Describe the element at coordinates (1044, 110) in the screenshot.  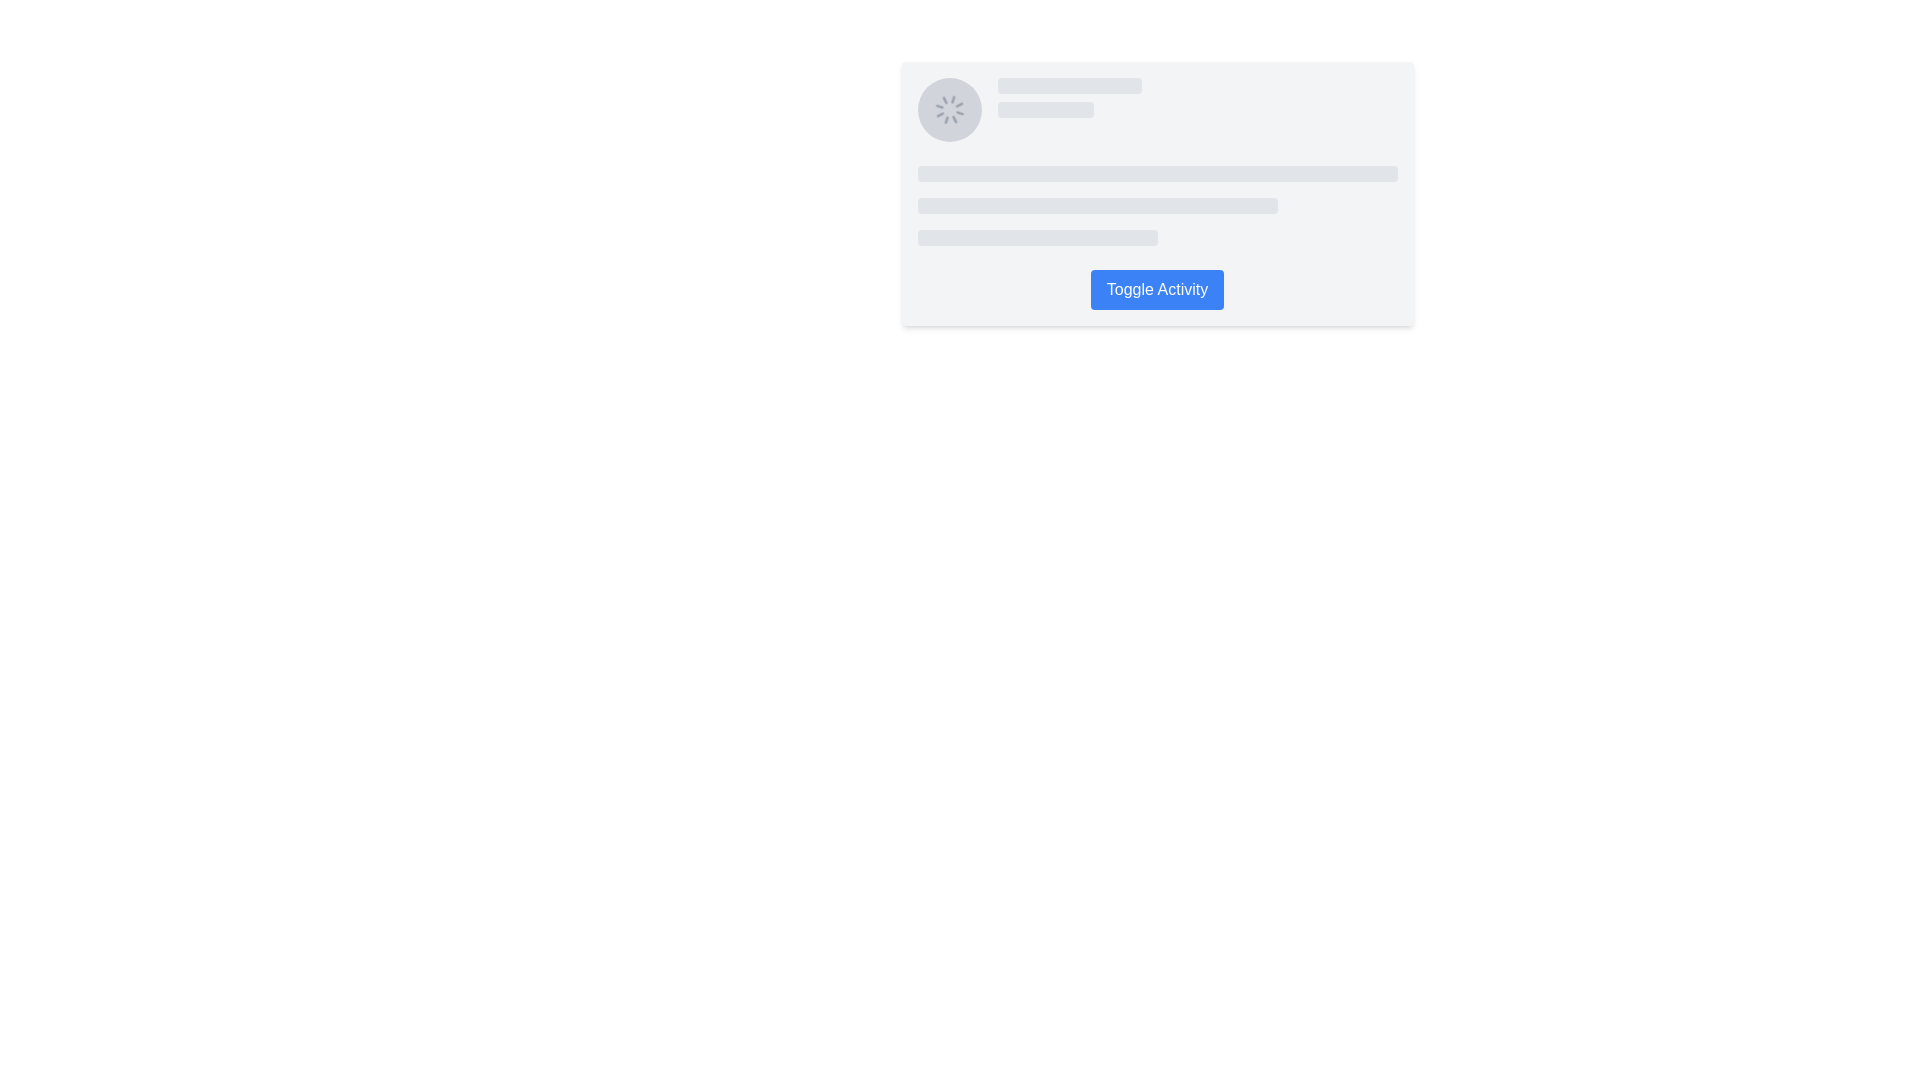
I see `the horizontal bar with rounded corners that serves as a placeholder indicator or loading animation, located beneath a wider bar in the upper part of the interface` at that location.